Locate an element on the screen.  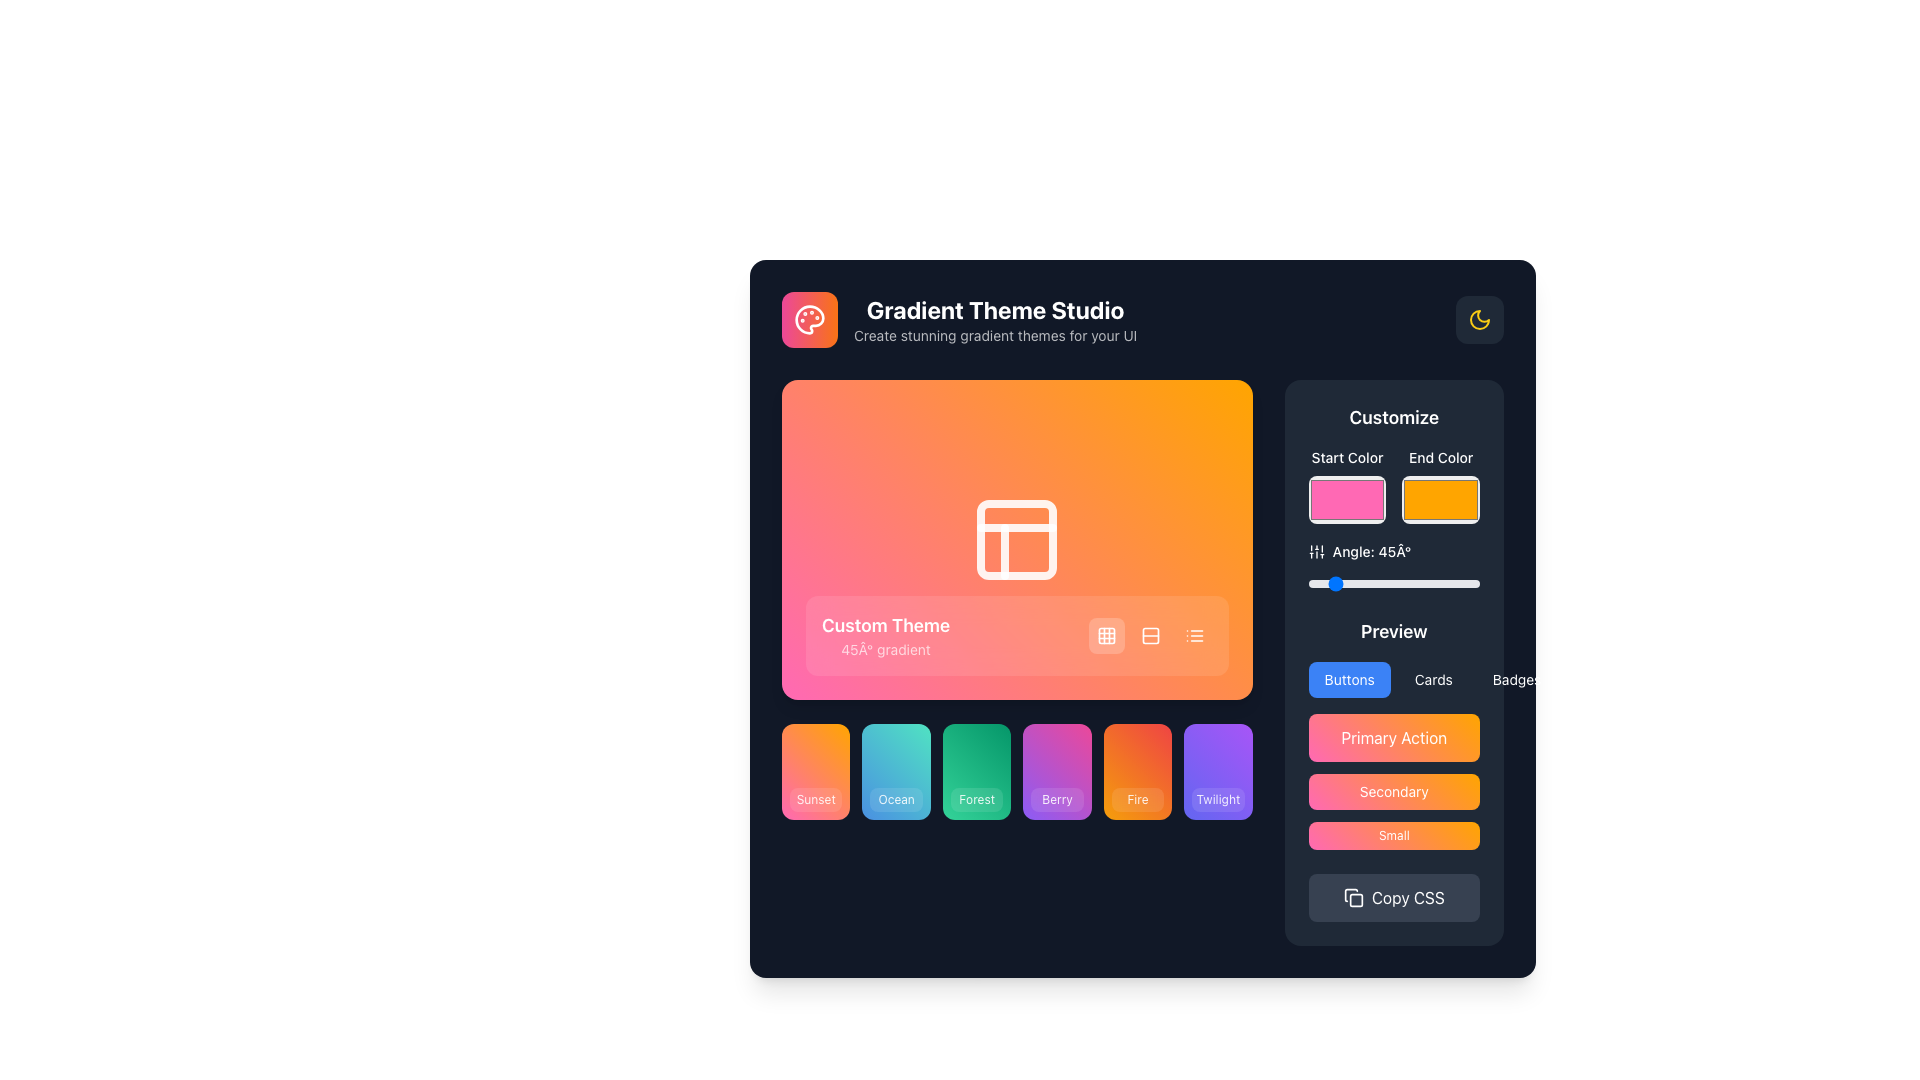
the 'Fire' themed button, which is the fifth tile in a horizontal grid of six elements, to apply the 'Fire' theme or setting is located at coordinates (1137, 770).